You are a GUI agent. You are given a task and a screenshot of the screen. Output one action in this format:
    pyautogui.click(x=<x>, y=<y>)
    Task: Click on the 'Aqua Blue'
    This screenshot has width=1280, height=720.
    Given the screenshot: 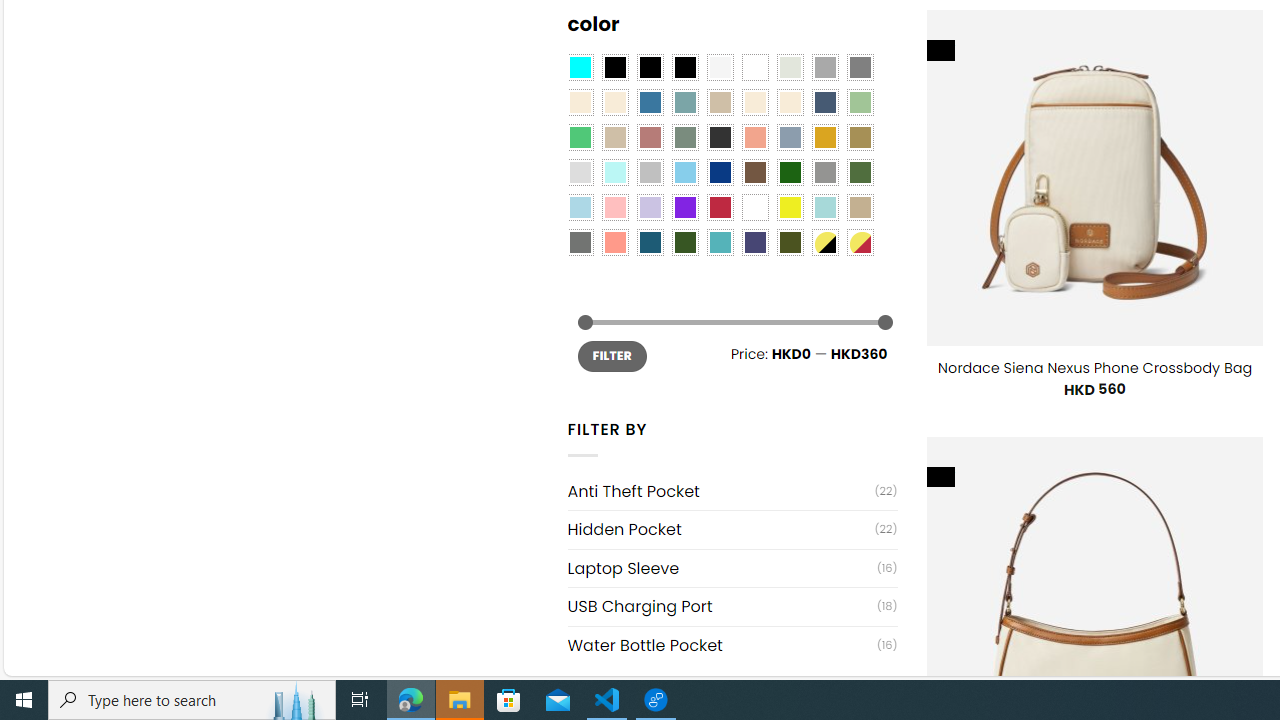 What is the action you would take?
    pyautogui.click(x=578, y=66)
    